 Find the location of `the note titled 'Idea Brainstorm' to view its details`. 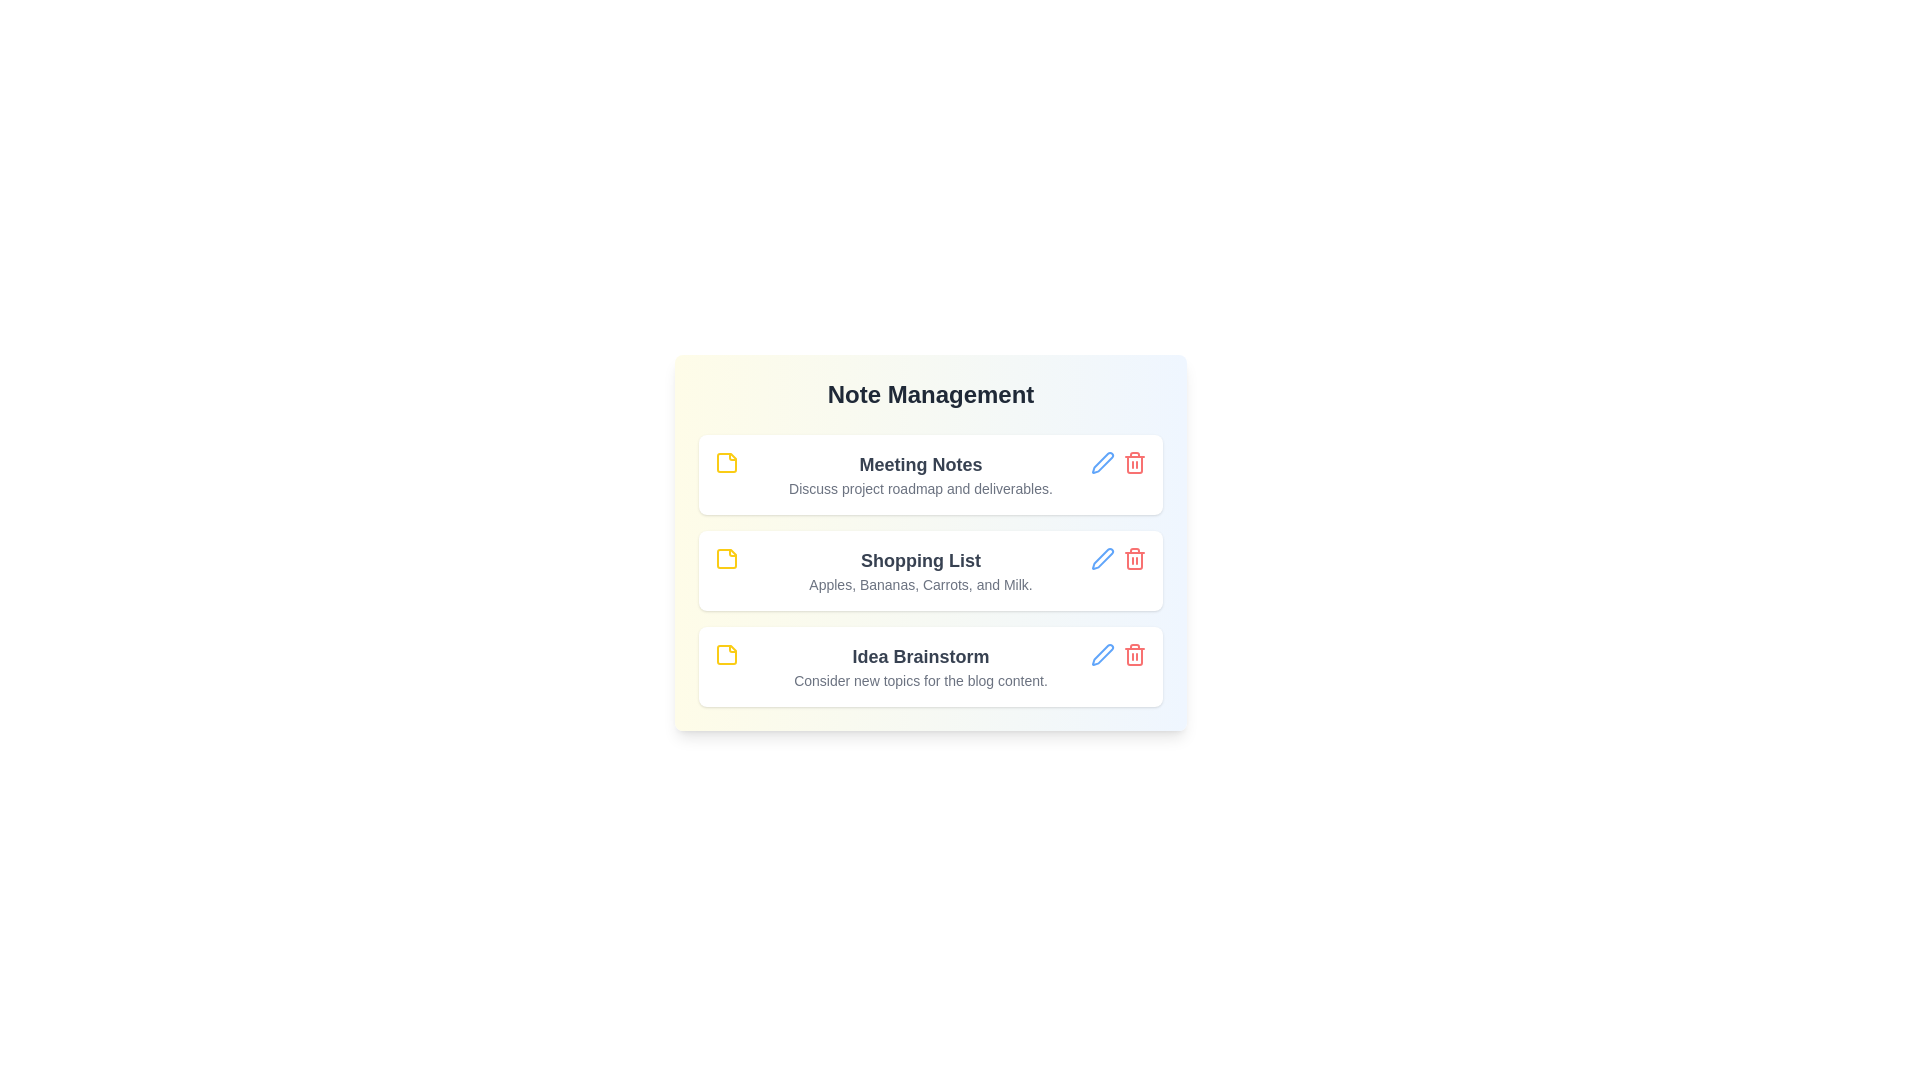

the note titled 'Idea Brainstorm' to view its details is located at coordinates (920, 656).